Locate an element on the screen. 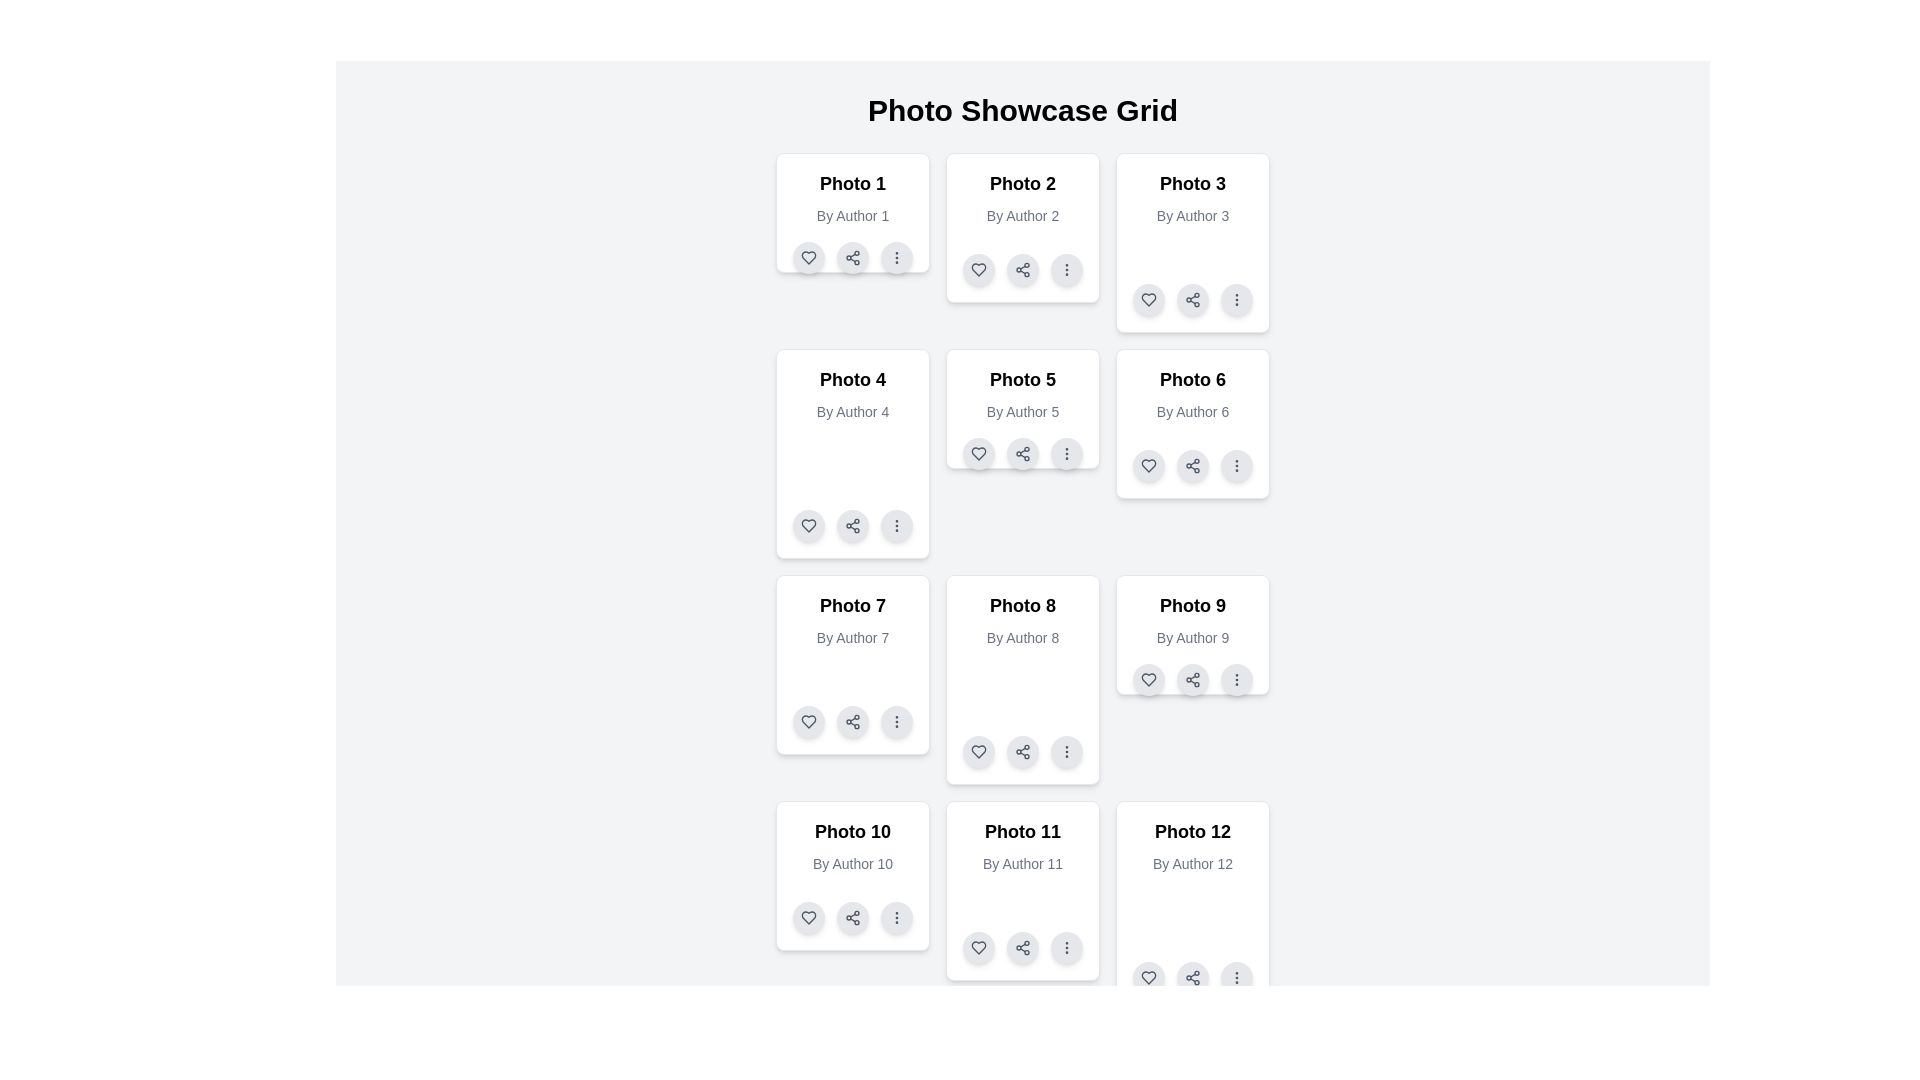 This screenshot has width=1920, height=1080. the heart-shaped icon button located at the bottom left corner of the 'Photo 11' card by 'Author 11' is located at coordinates (979, 947).